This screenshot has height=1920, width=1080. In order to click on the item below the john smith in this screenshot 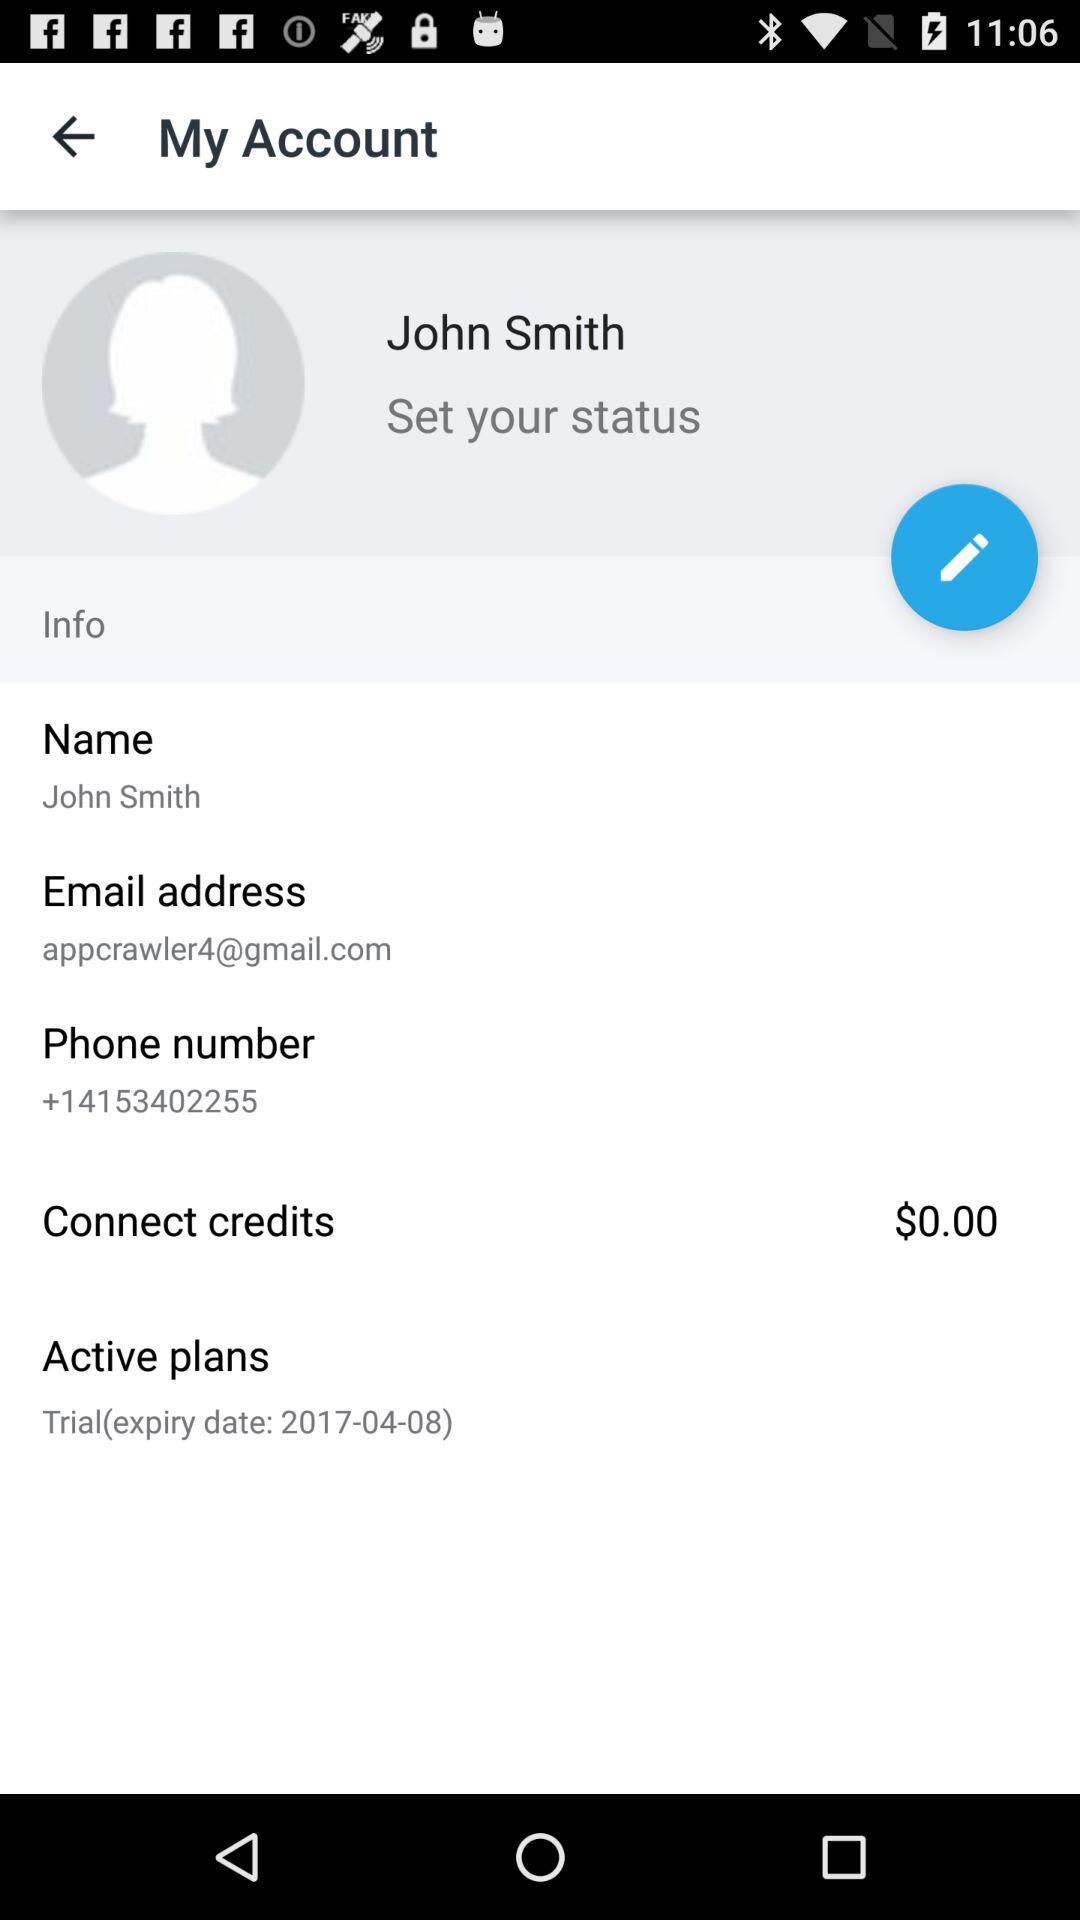, I will do `click(711, 413)`.